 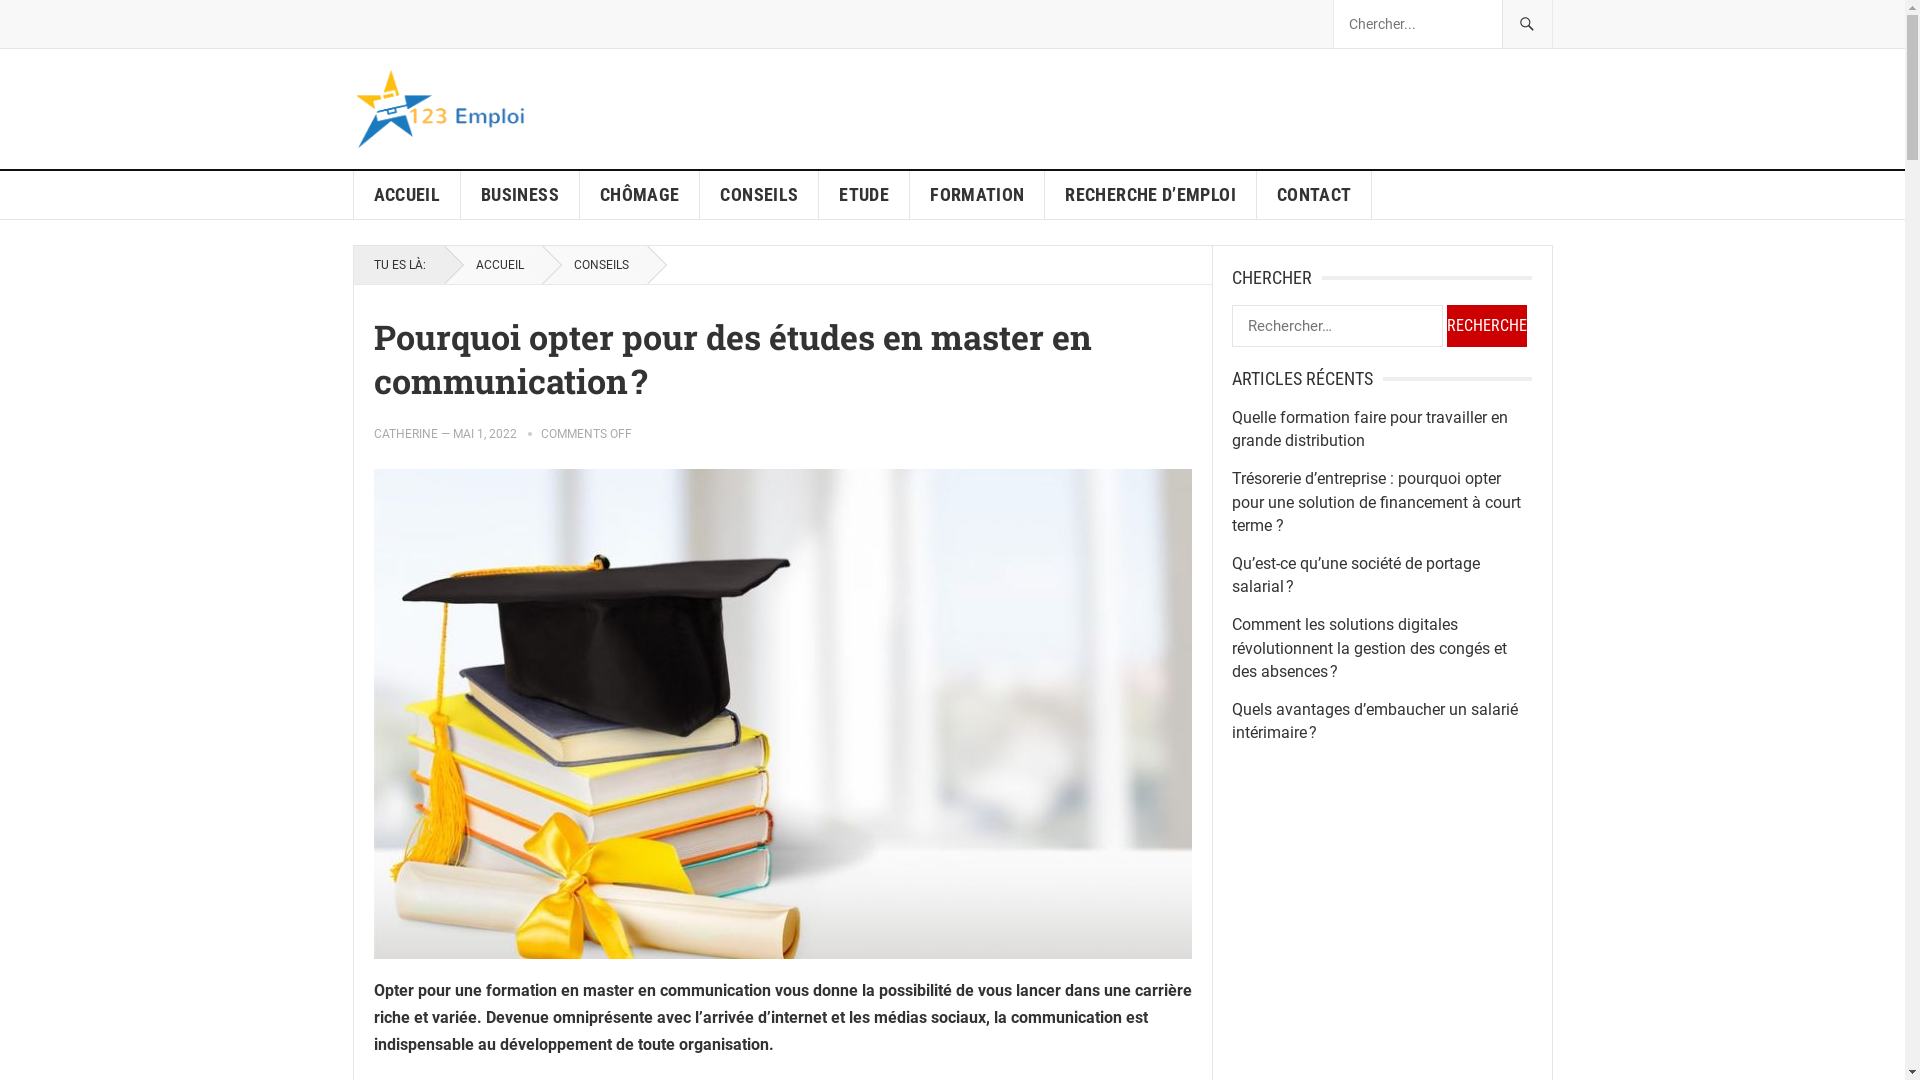 I want to click on 'ETUDE', so click(x=864, y=195).